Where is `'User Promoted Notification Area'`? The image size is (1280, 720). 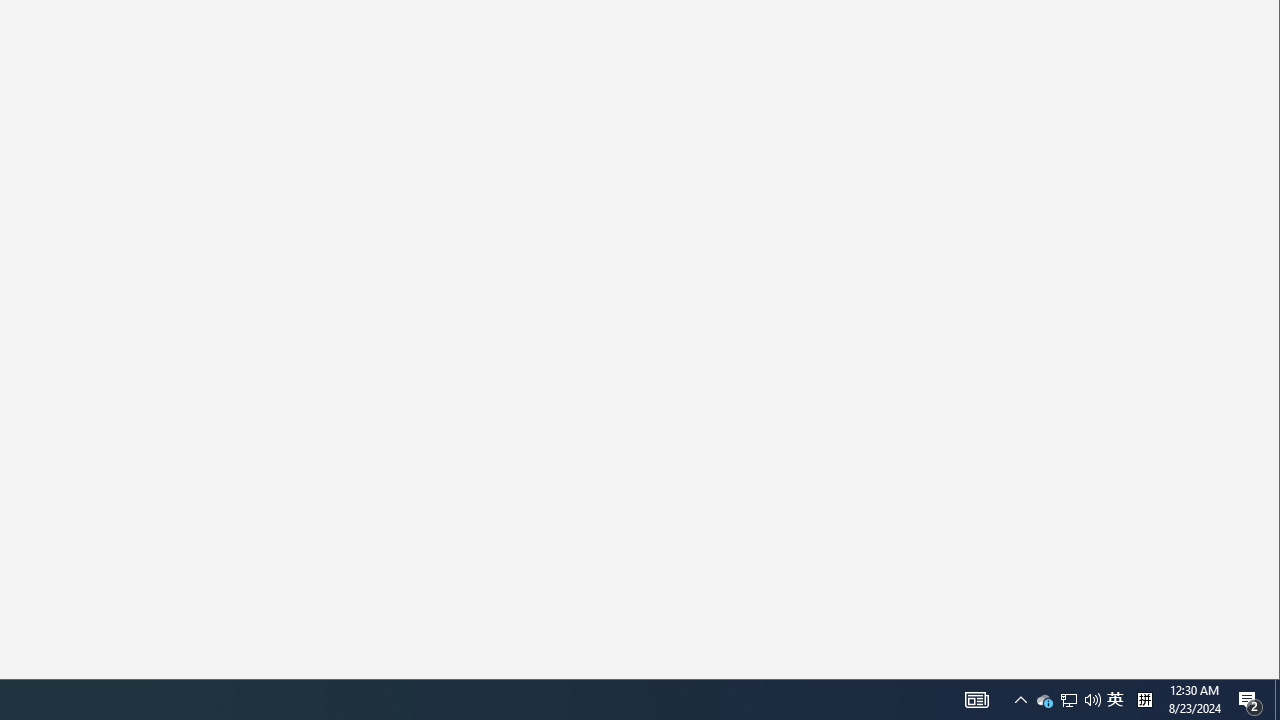
'User Promoted Notification Area' is located at coordinates (1068, 698).